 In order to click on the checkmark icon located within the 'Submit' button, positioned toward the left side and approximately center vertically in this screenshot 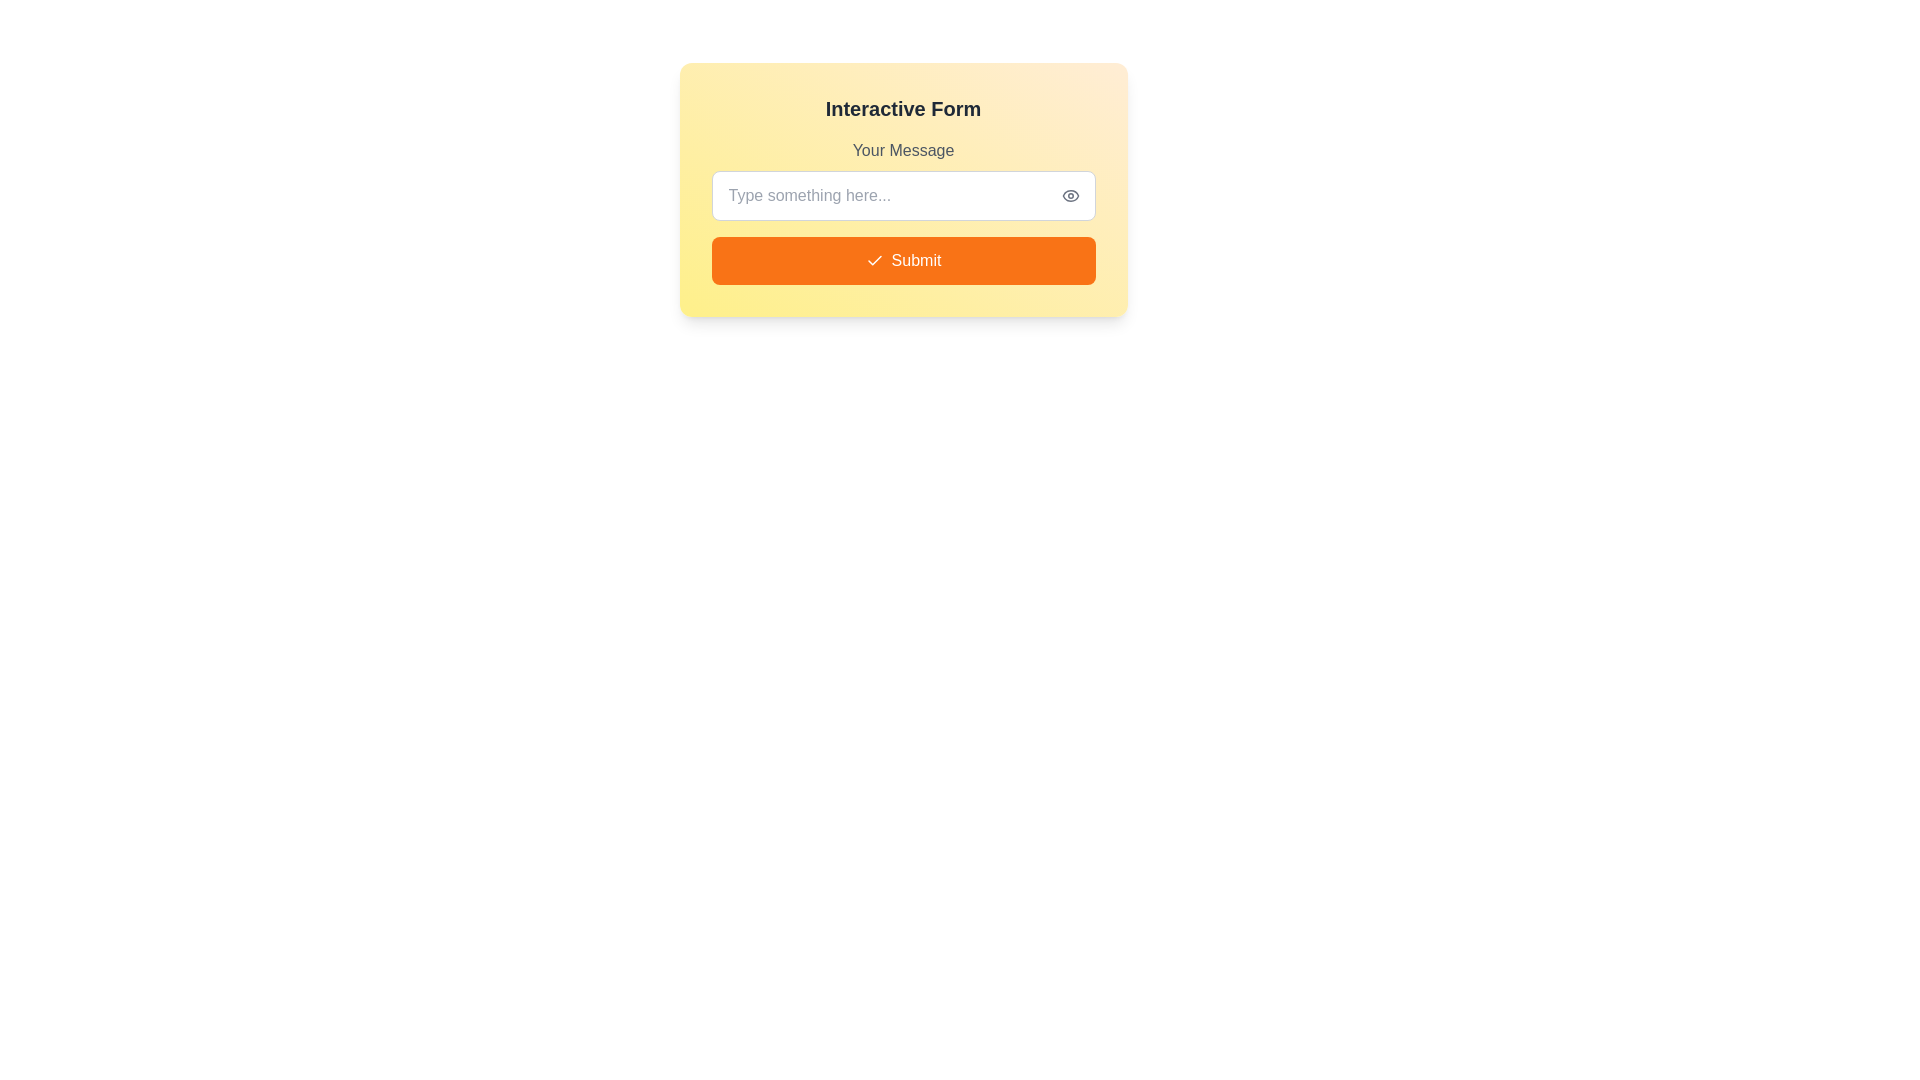, I will do `click(874, 260)`.